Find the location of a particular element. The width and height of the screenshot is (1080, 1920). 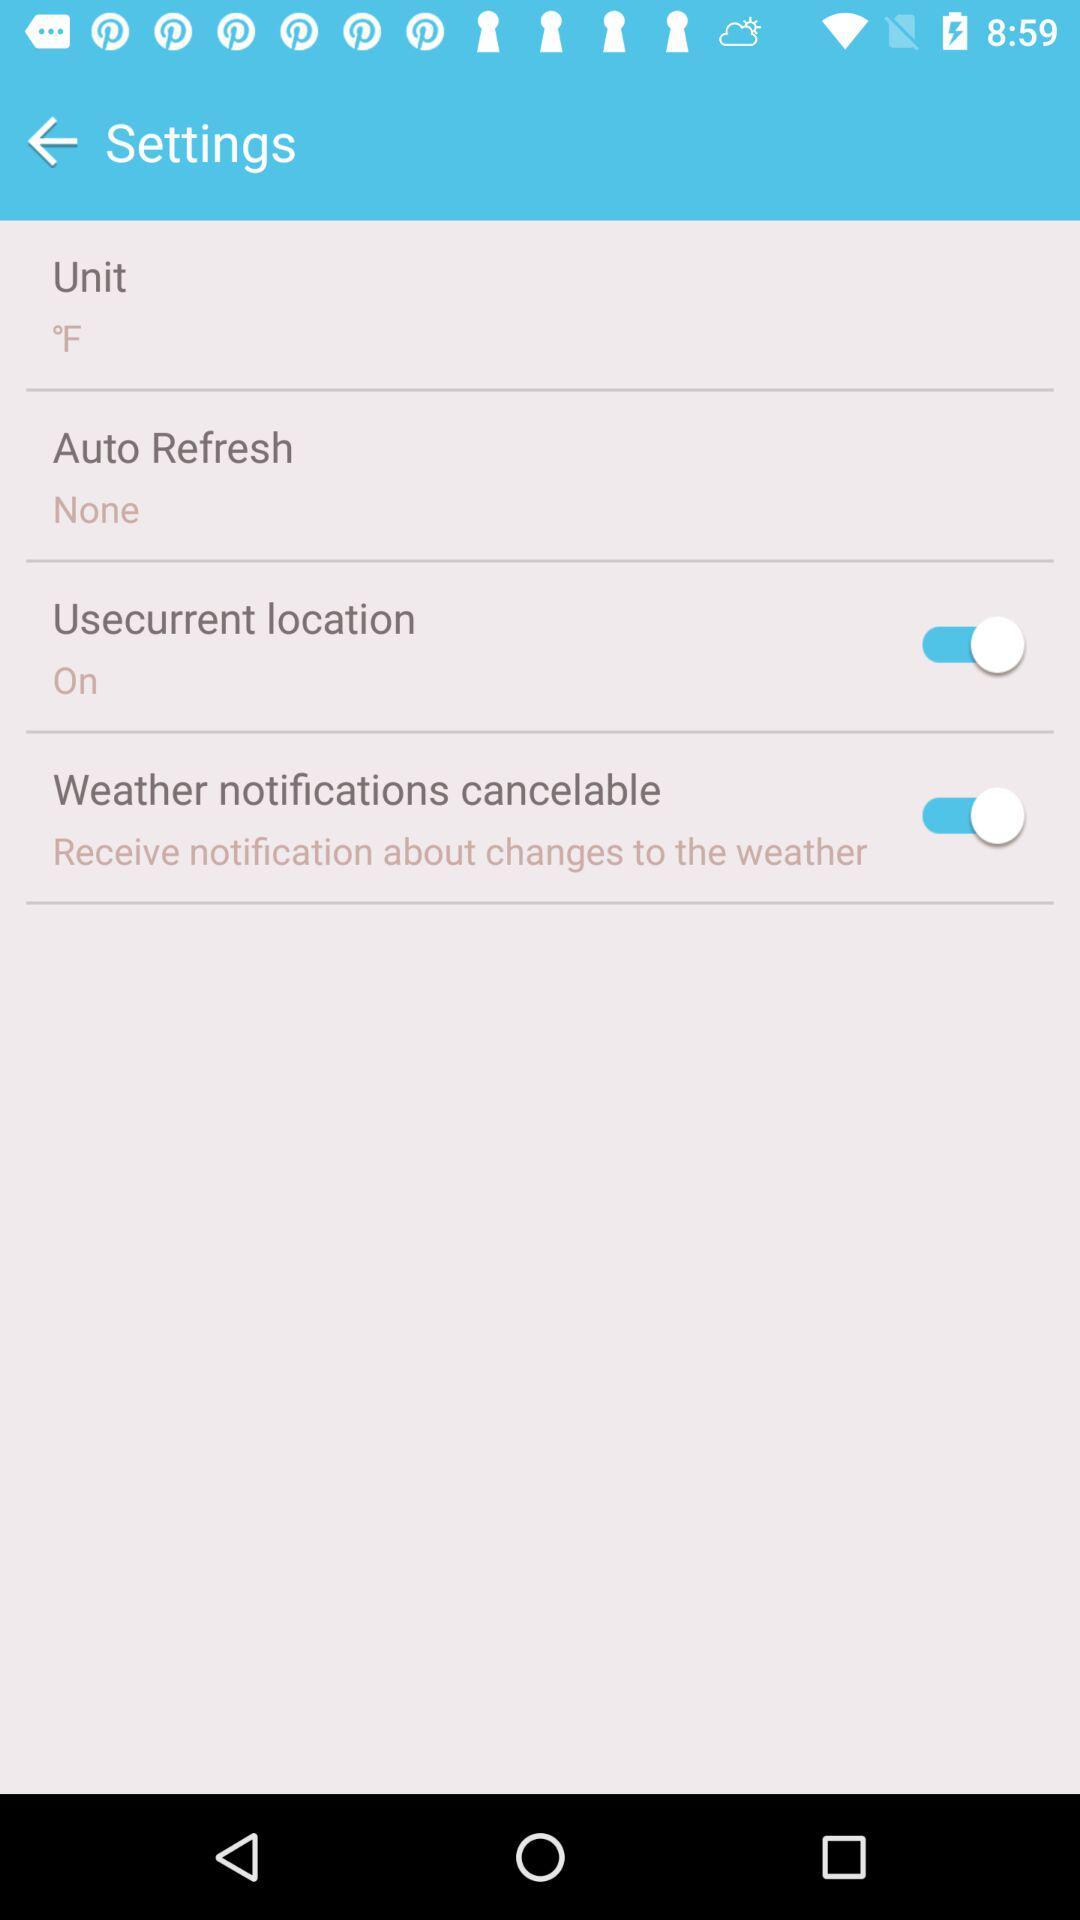

enable notifications is located at coordinates (974, 819).